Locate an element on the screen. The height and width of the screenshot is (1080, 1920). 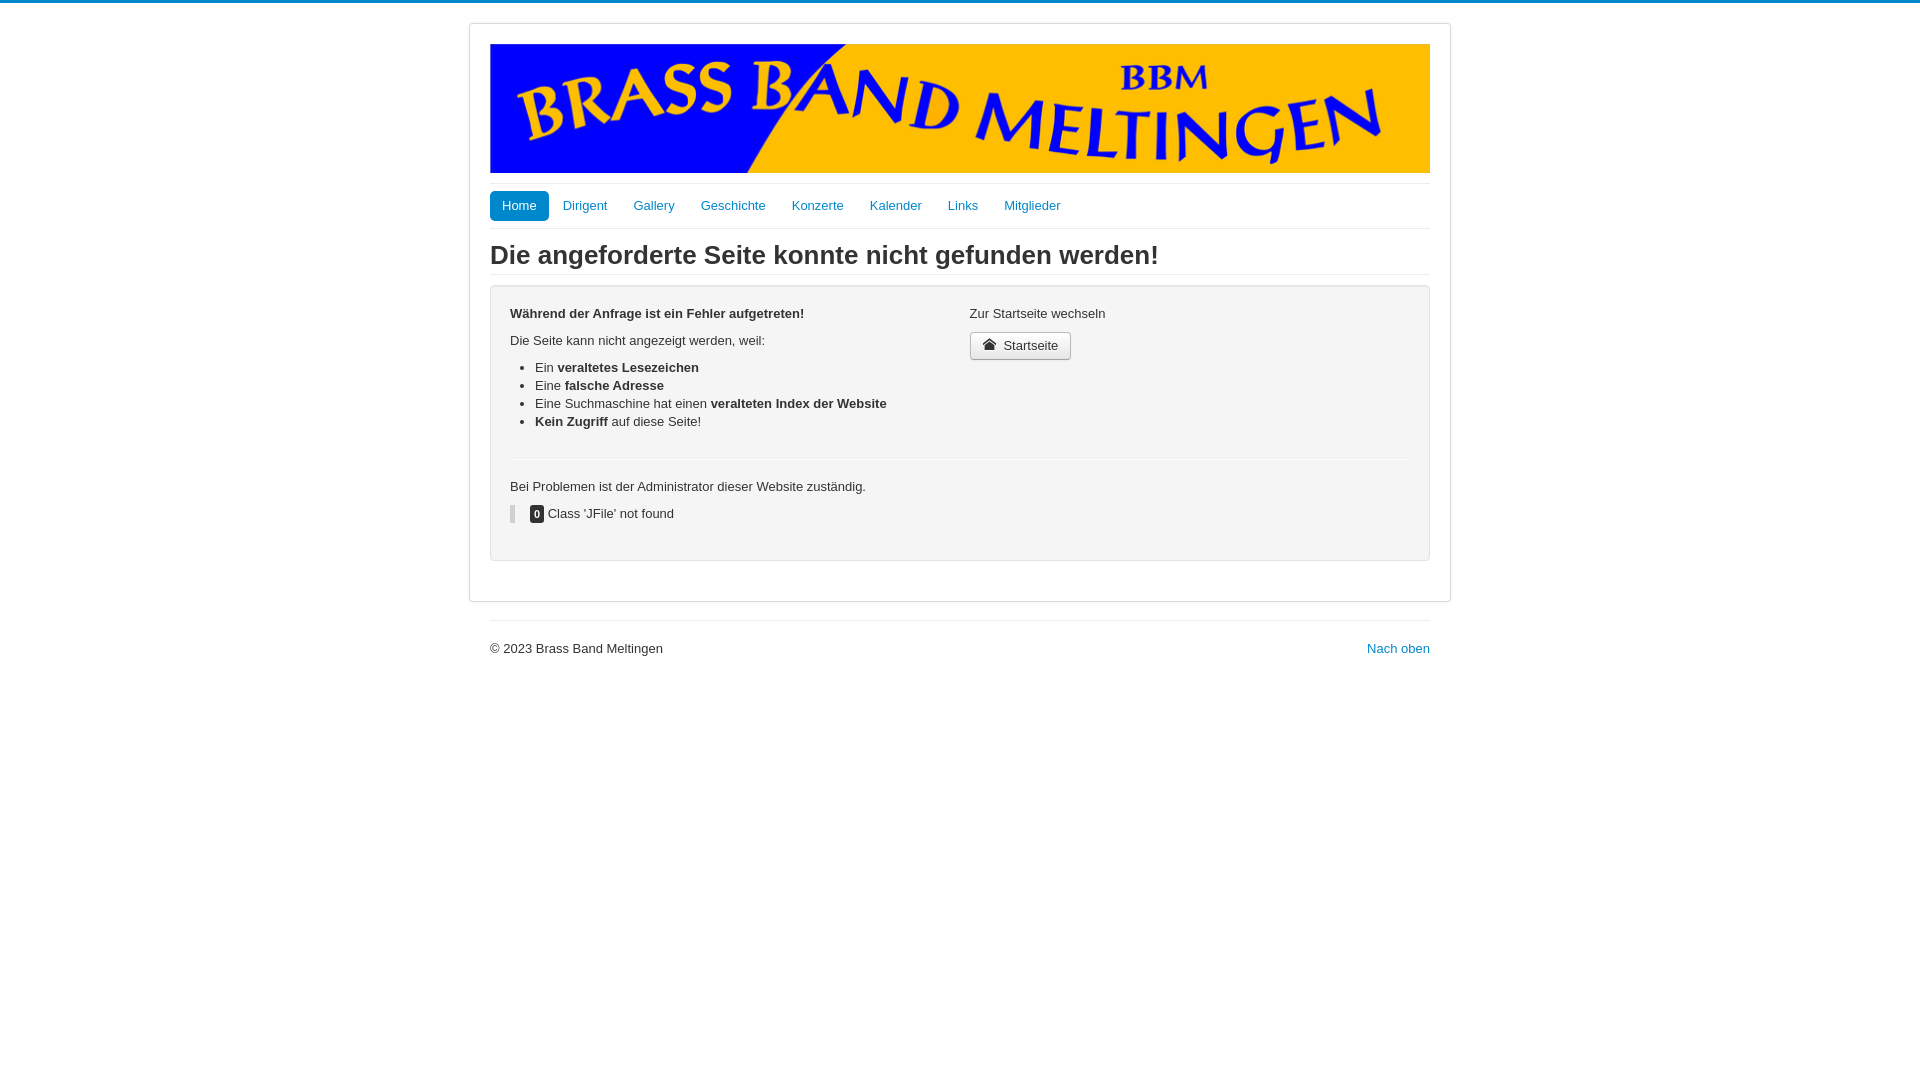
'Mitglieder' is located at coordinates (1032, 205).